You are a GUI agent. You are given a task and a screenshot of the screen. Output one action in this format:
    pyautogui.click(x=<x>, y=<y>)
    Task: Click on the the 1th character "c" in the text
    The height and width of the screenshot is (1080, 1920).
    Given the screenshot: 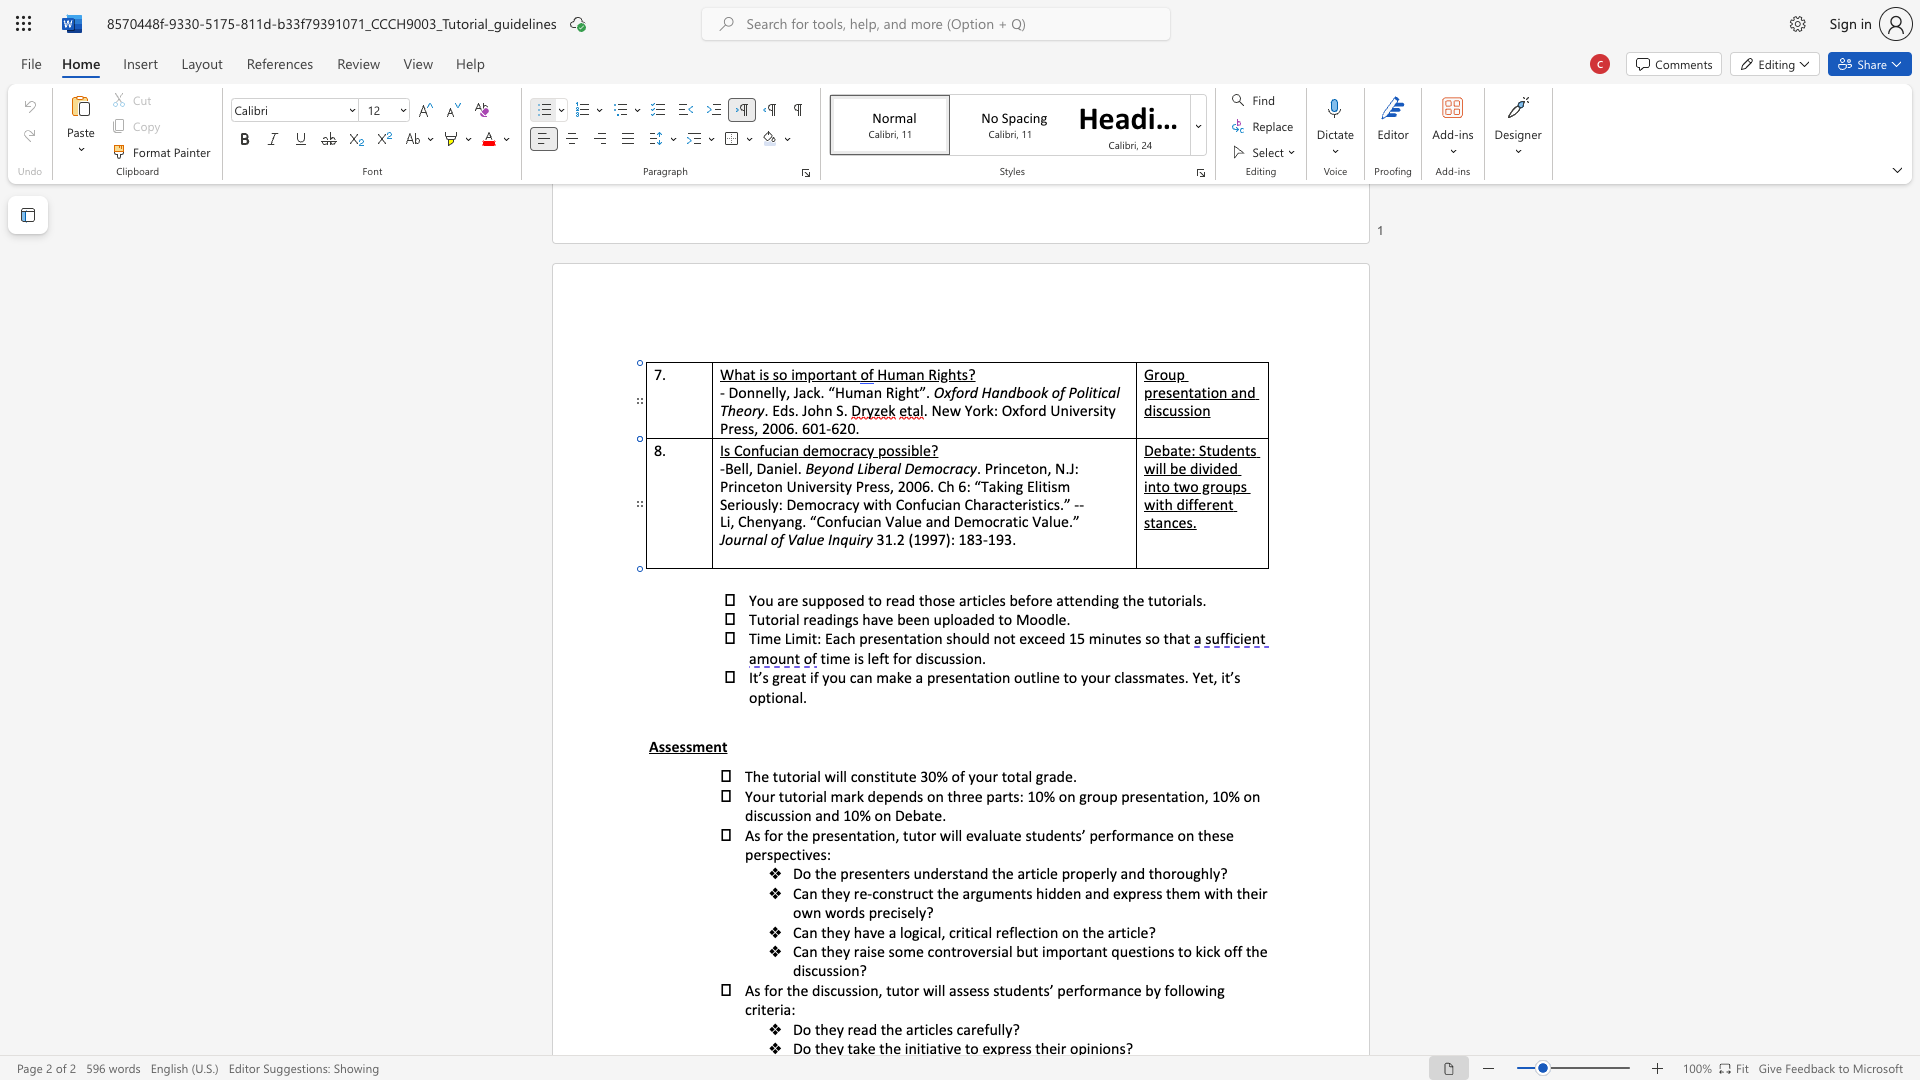 What is the action you would take?
    pyautogui.click(x=930, y=1029)
    